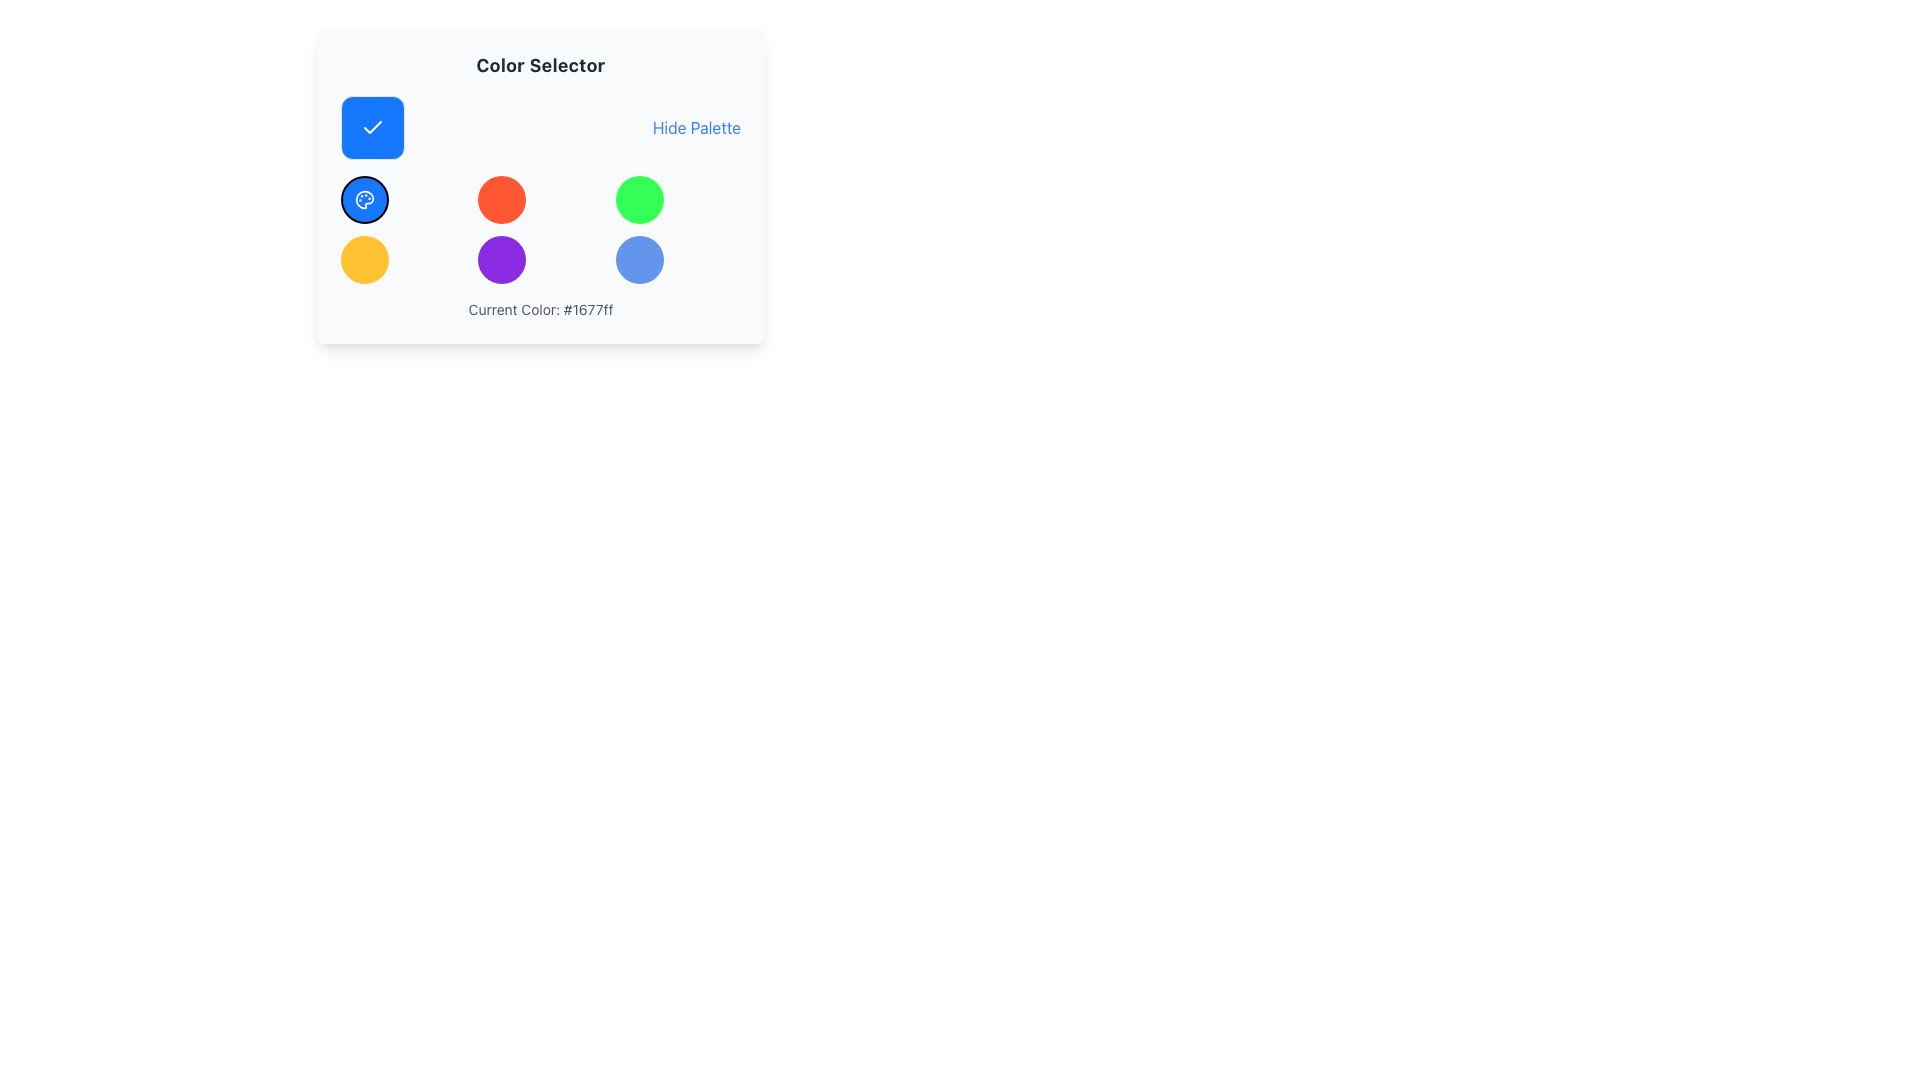 The width and height of the screenshot is (1920, 1080). What do you see at coordinates (364, 200) in the screenshot?
I see `the palette icon, which serves as a visual representation for color selection or palette management, located within an SVG element at the specified coordinates` at bounding box center [364, 200].